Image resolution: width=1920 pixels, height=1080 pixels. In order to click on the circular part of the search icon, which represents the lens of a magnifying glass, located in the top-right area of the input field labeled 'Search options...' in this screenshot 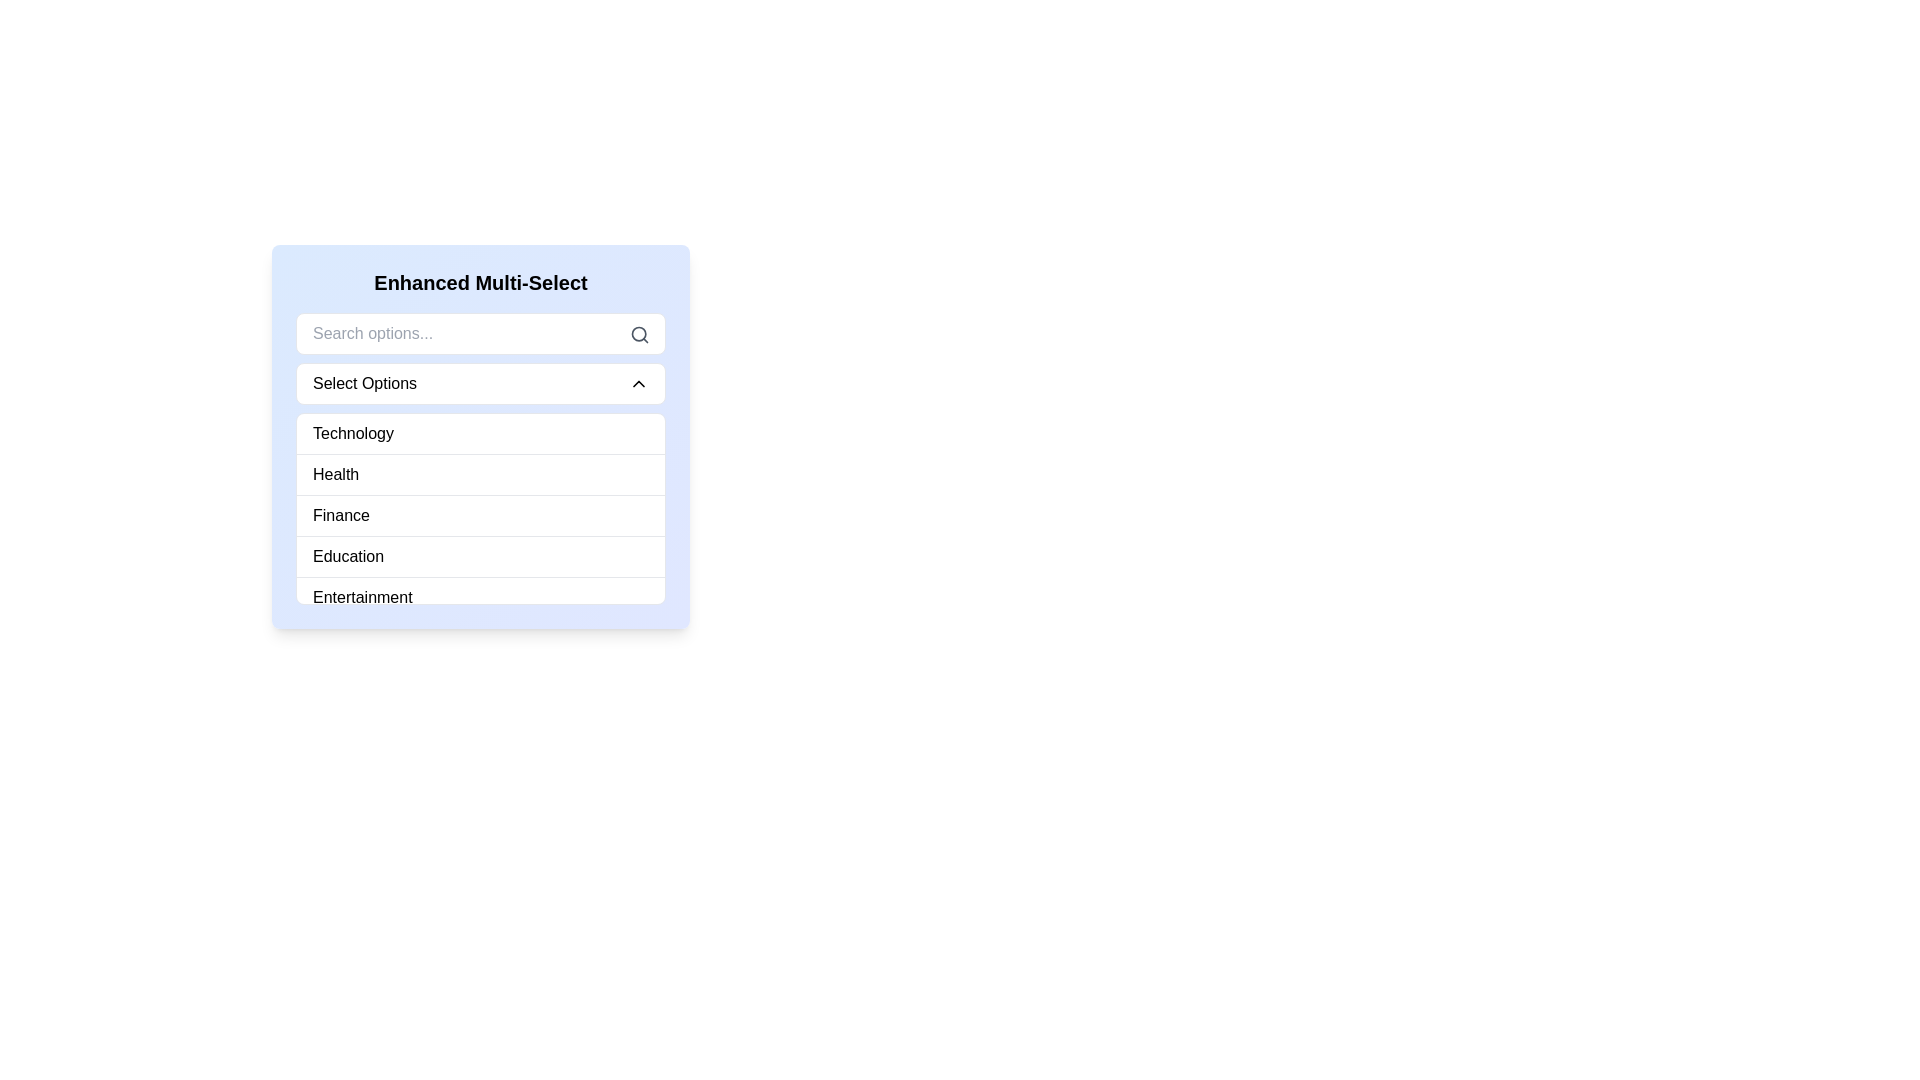, I will do `click(638, 333)`.